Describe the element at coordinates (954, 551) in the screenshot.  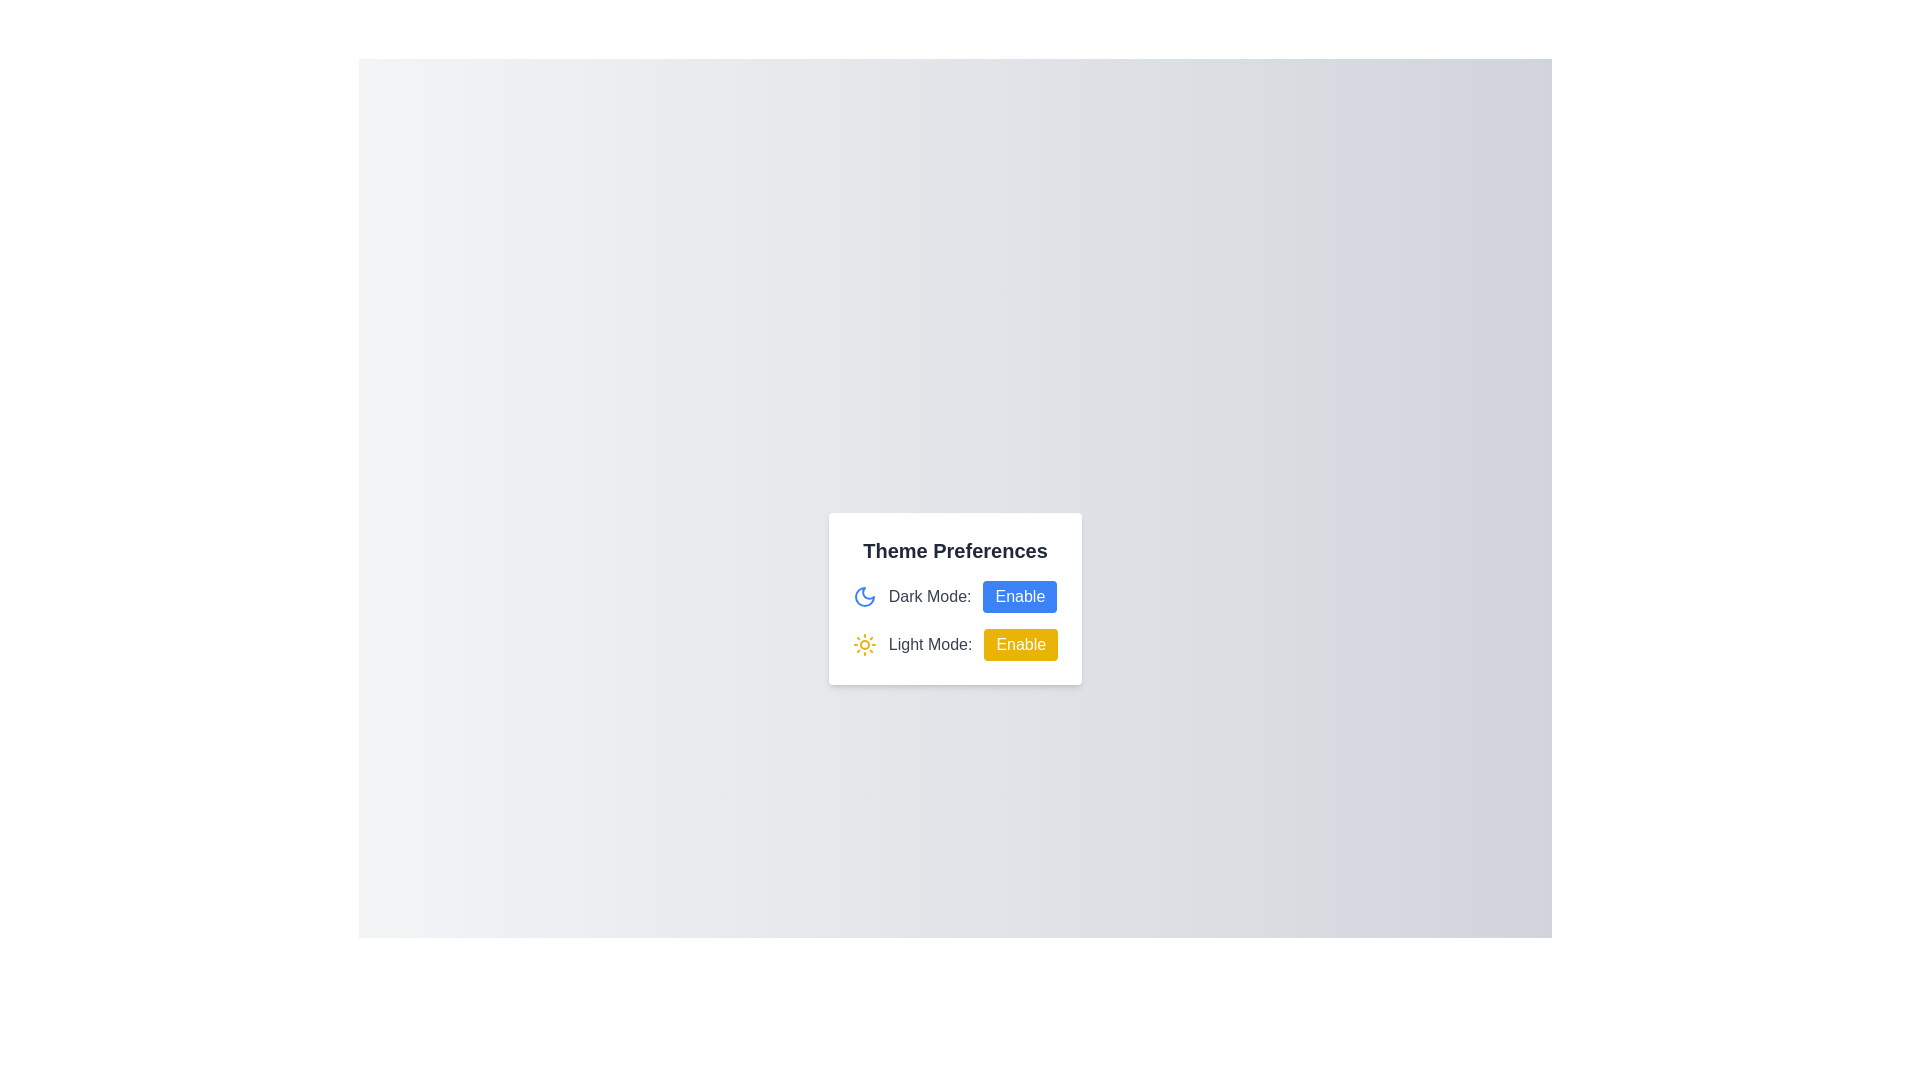
I see `the heading element displaying the phrase 'Theme Preferences', which is styled in bold and larger font size, located centrally above the toggle buttons for 'Dark Mode' and 'Light Mode'` at that location.